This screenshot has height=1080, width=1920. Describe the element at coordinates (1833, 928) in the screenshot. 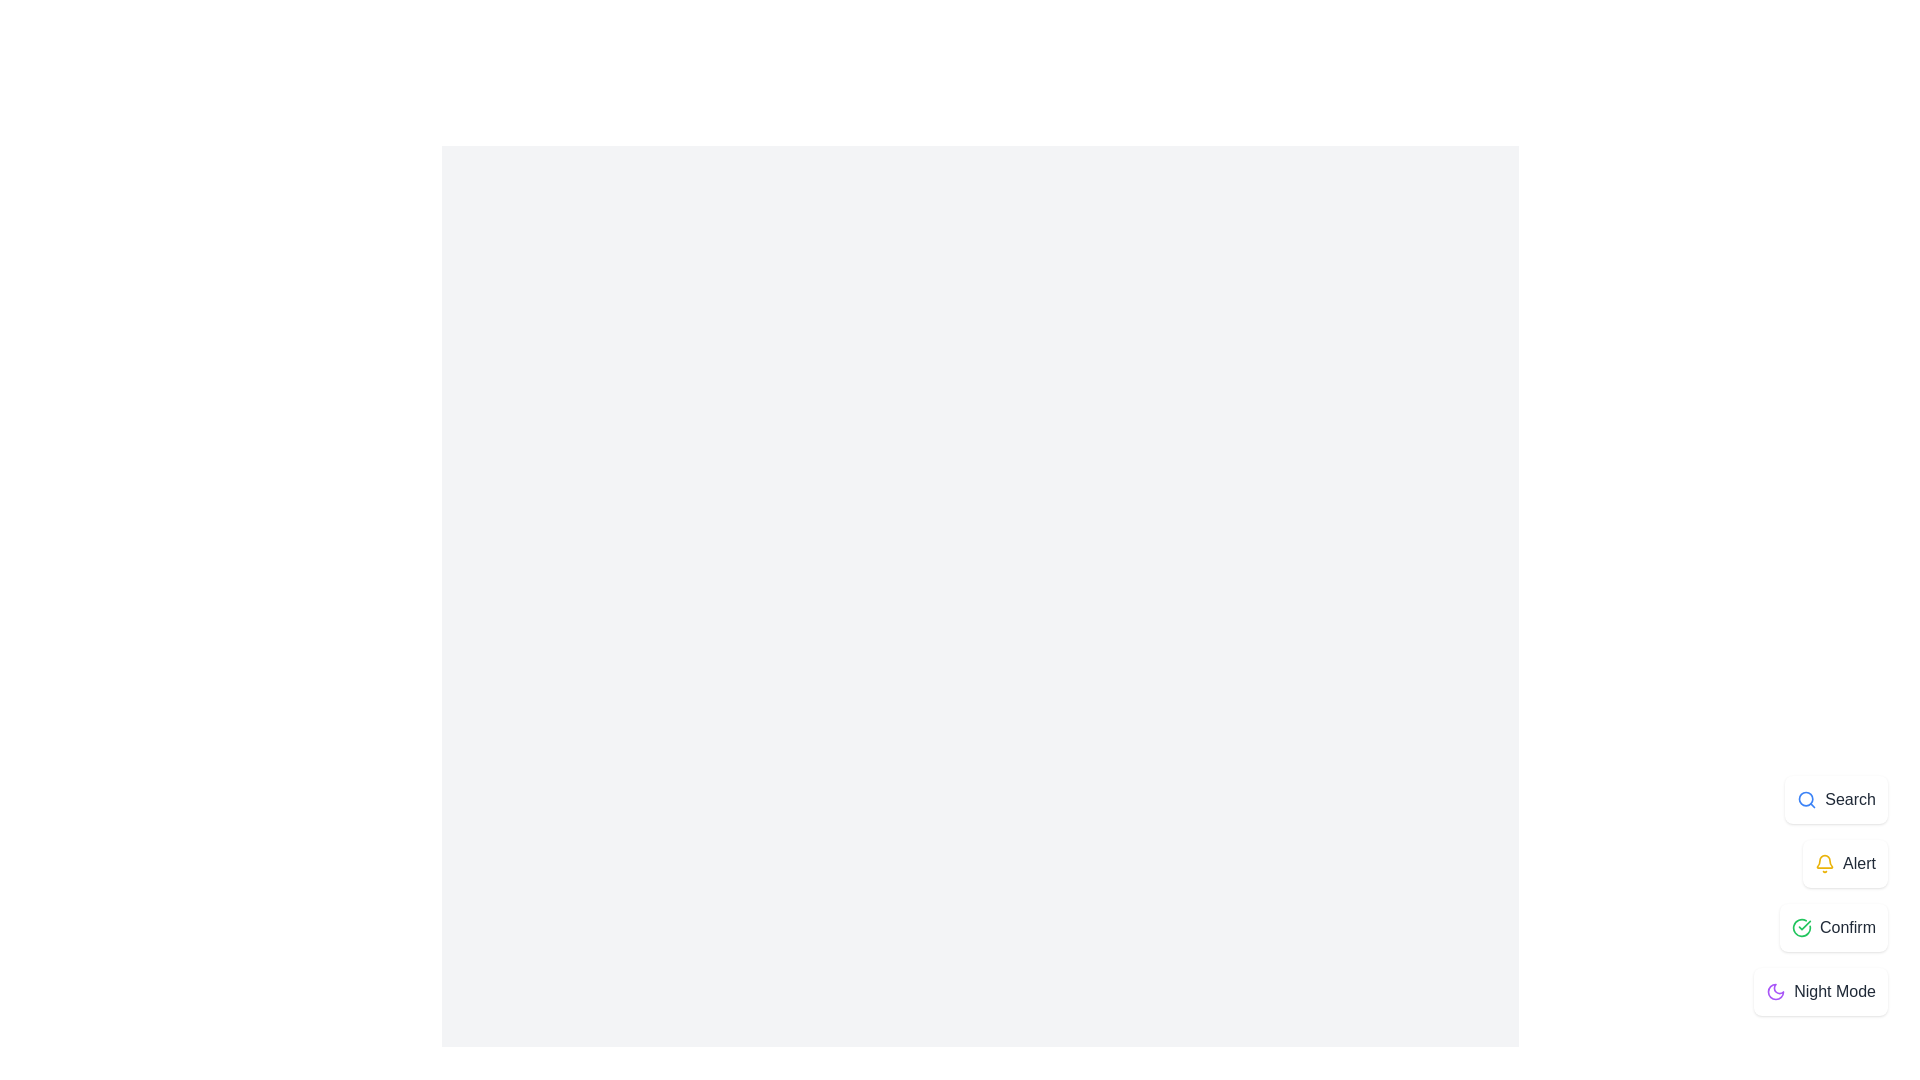

I see `the Confirm button to select the Confirm option` at that location.